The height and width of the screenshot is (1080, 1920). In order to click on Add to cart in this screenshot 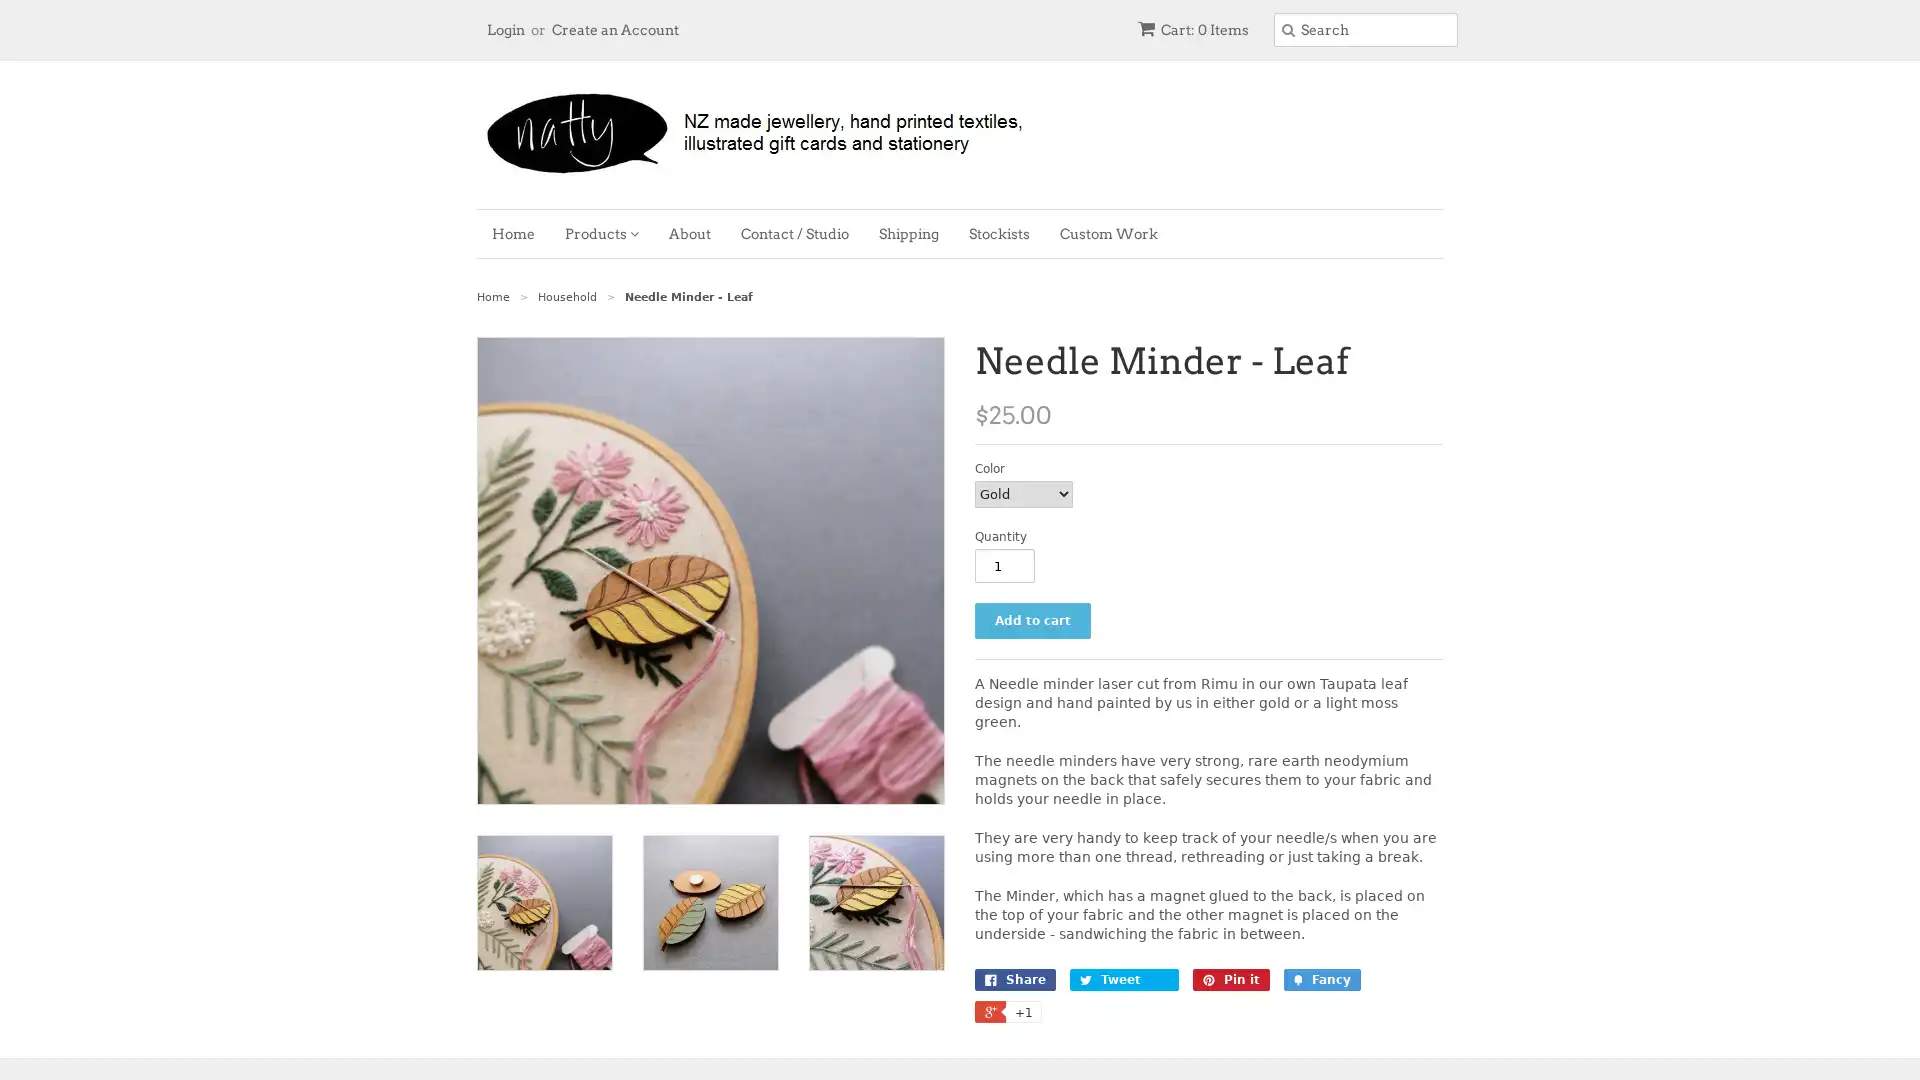, I will do `click(1032, 620)`.